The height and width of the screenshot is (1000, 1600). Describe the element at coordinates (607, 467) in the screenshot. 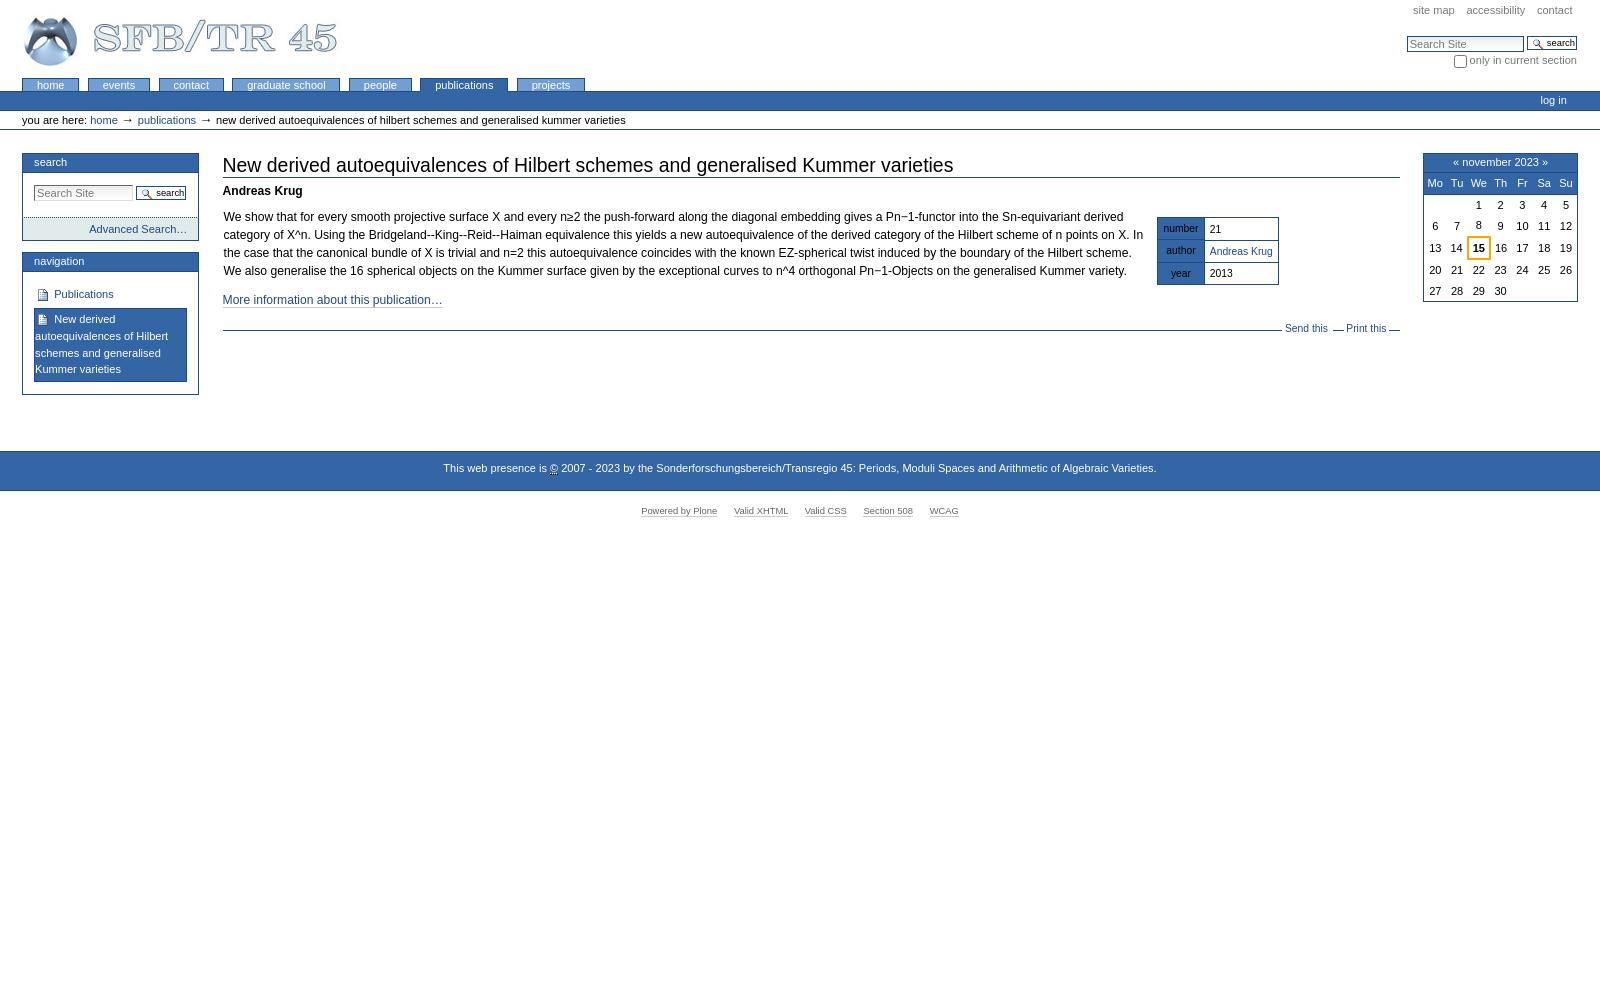

I see `'2023'` at that location.